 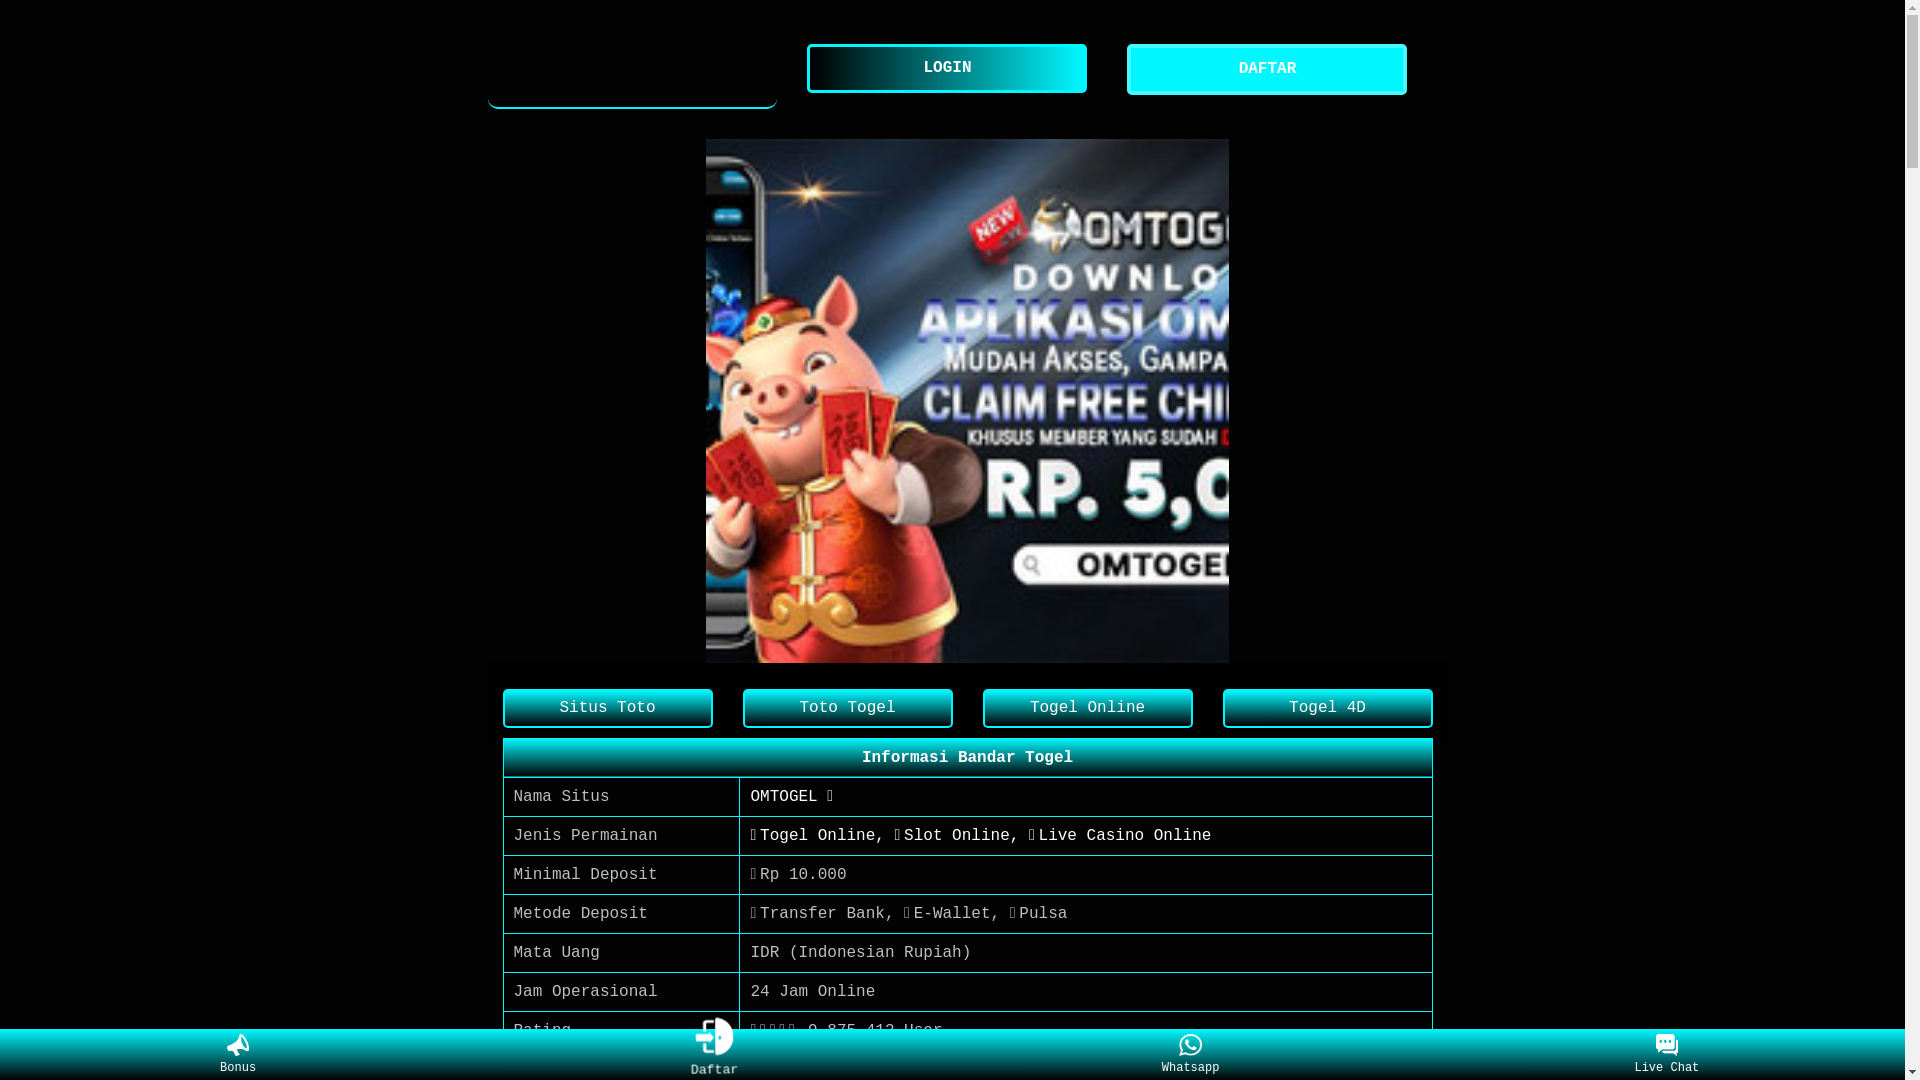 I want to click on 'Togel 4D', so click(x=1326, y=707).